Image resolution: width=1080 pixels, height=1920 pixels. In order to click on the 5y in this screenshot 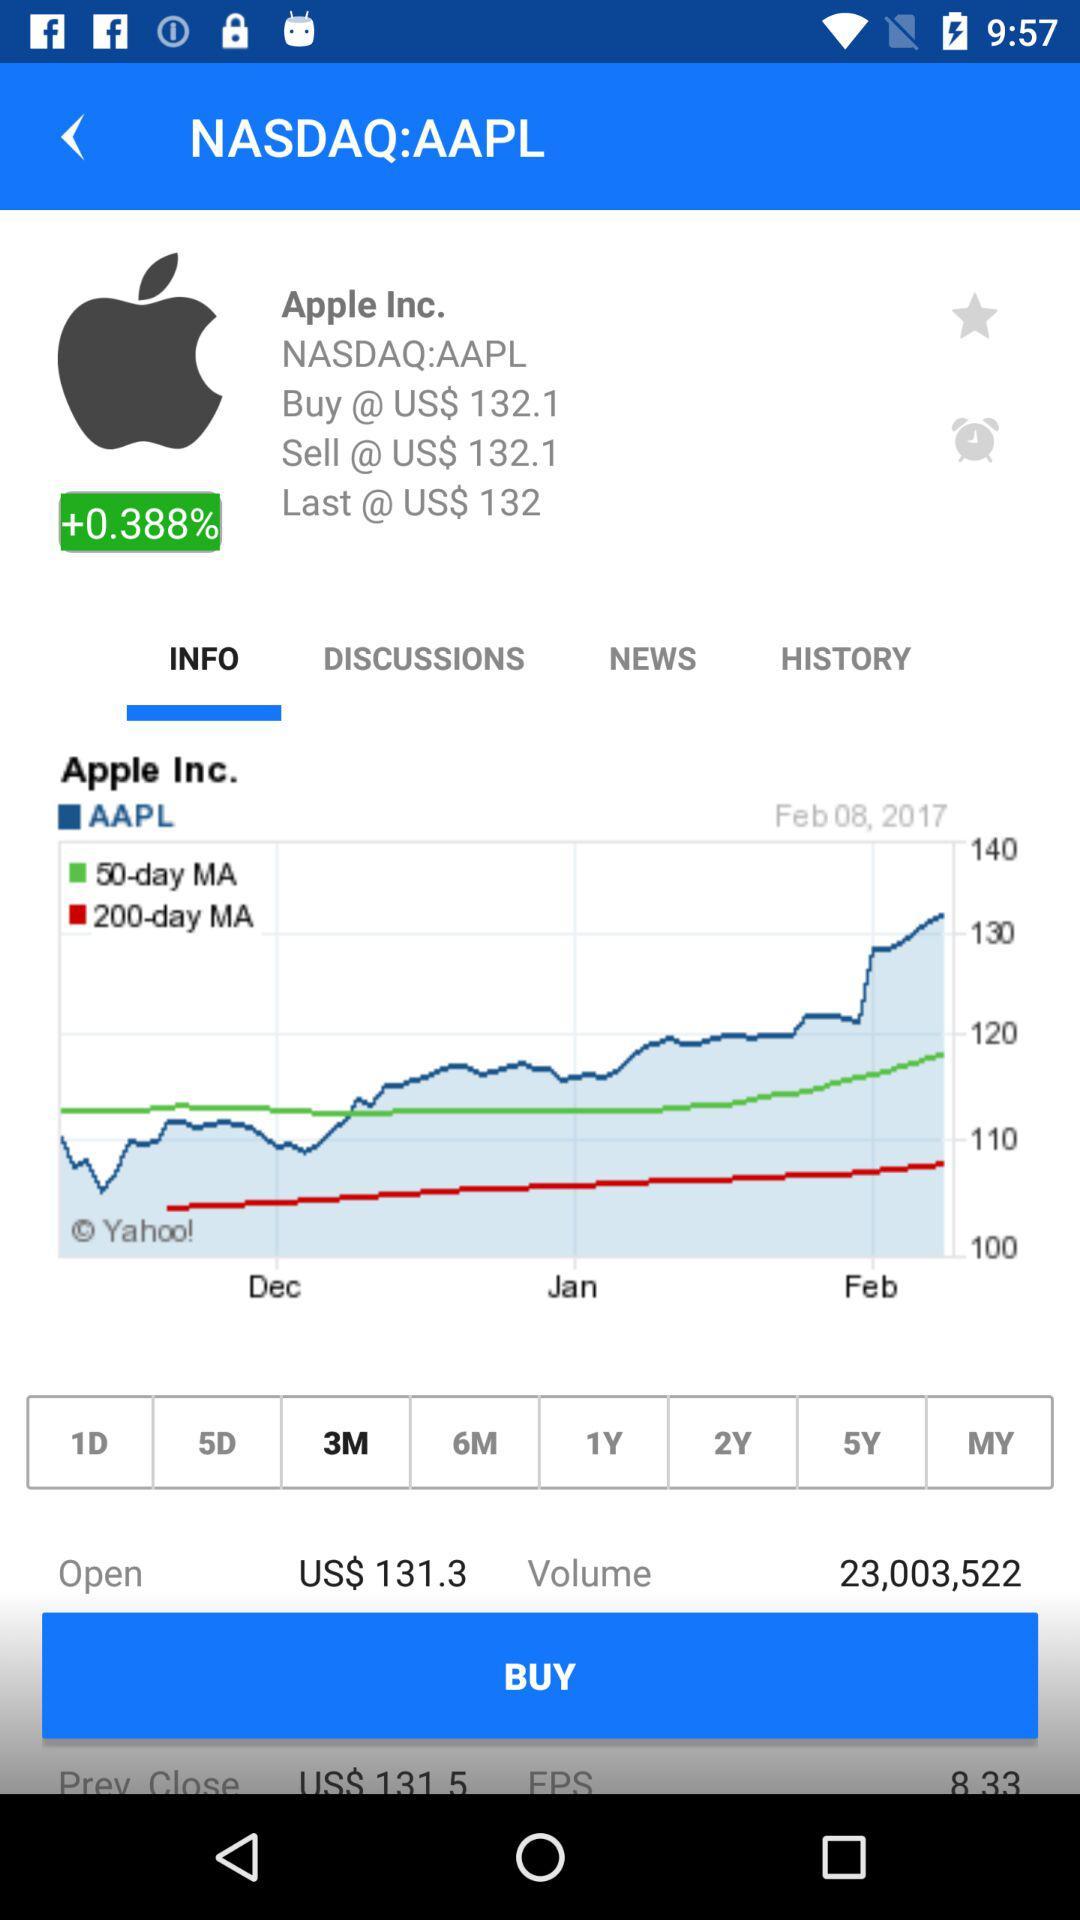, I will do `click(860, 1442)`.